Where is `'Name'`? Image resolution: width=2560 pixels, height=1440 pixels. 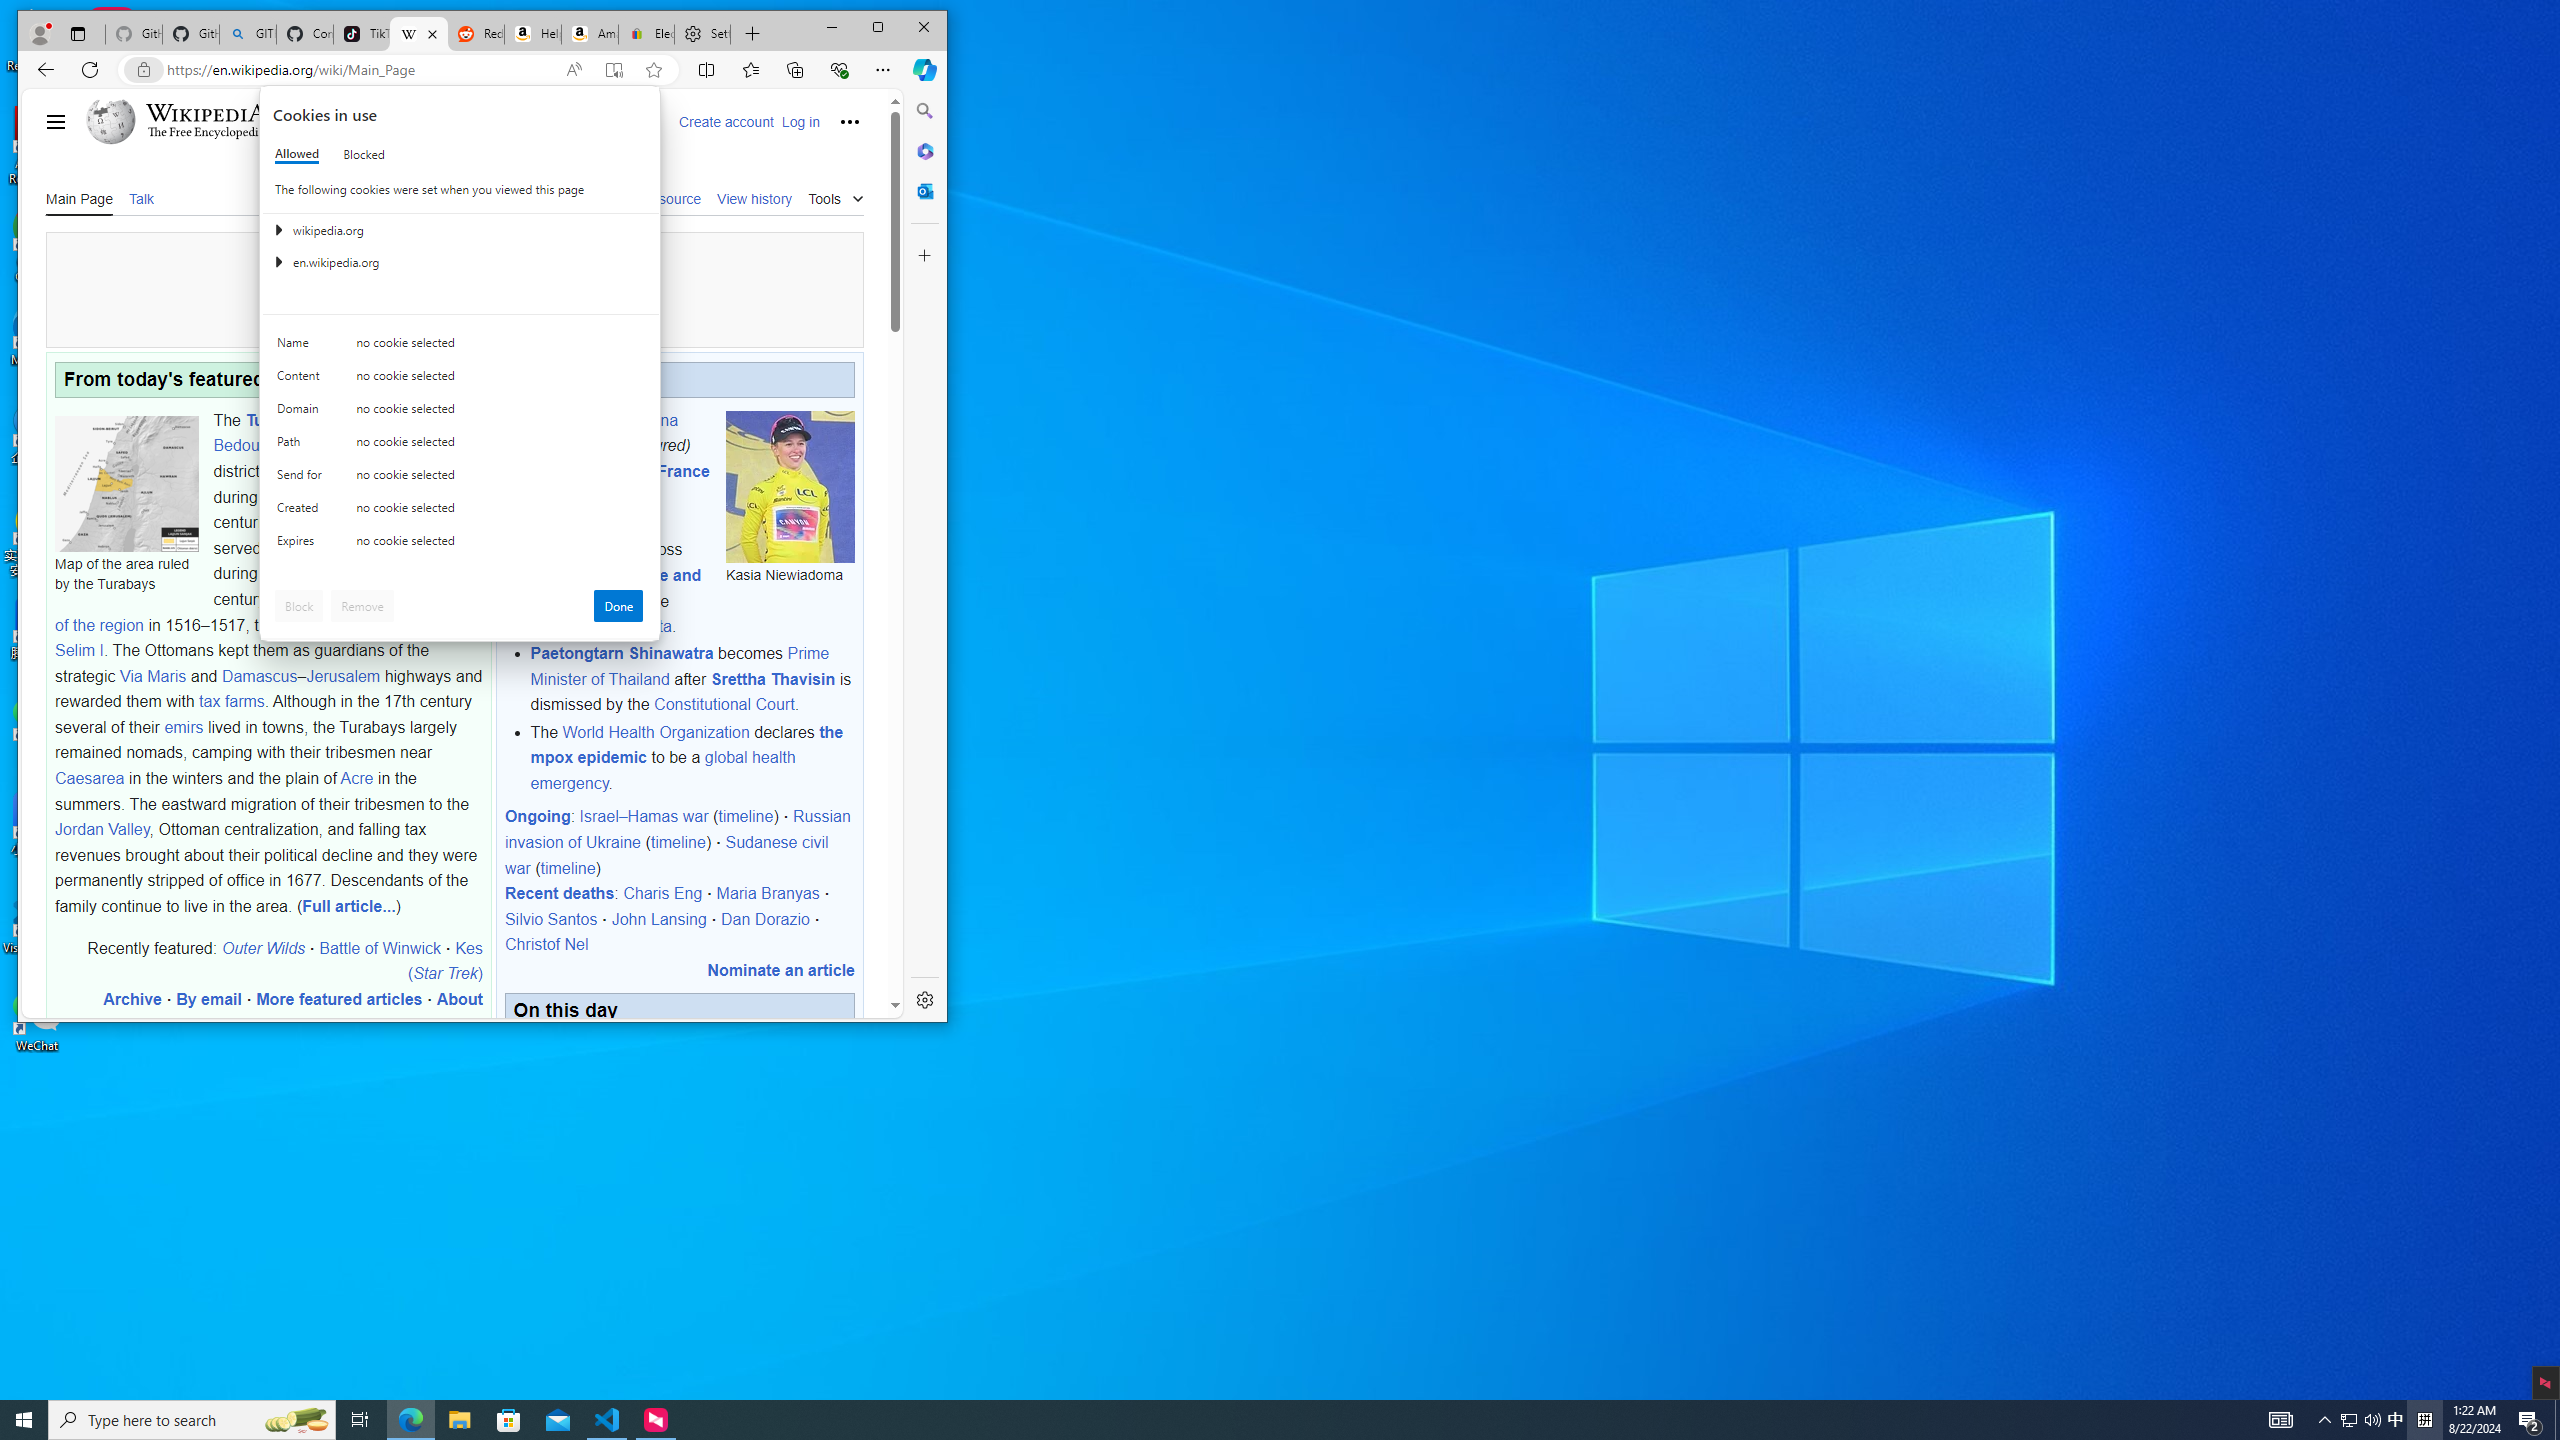 'Name' is located at coordinates (302, 346).